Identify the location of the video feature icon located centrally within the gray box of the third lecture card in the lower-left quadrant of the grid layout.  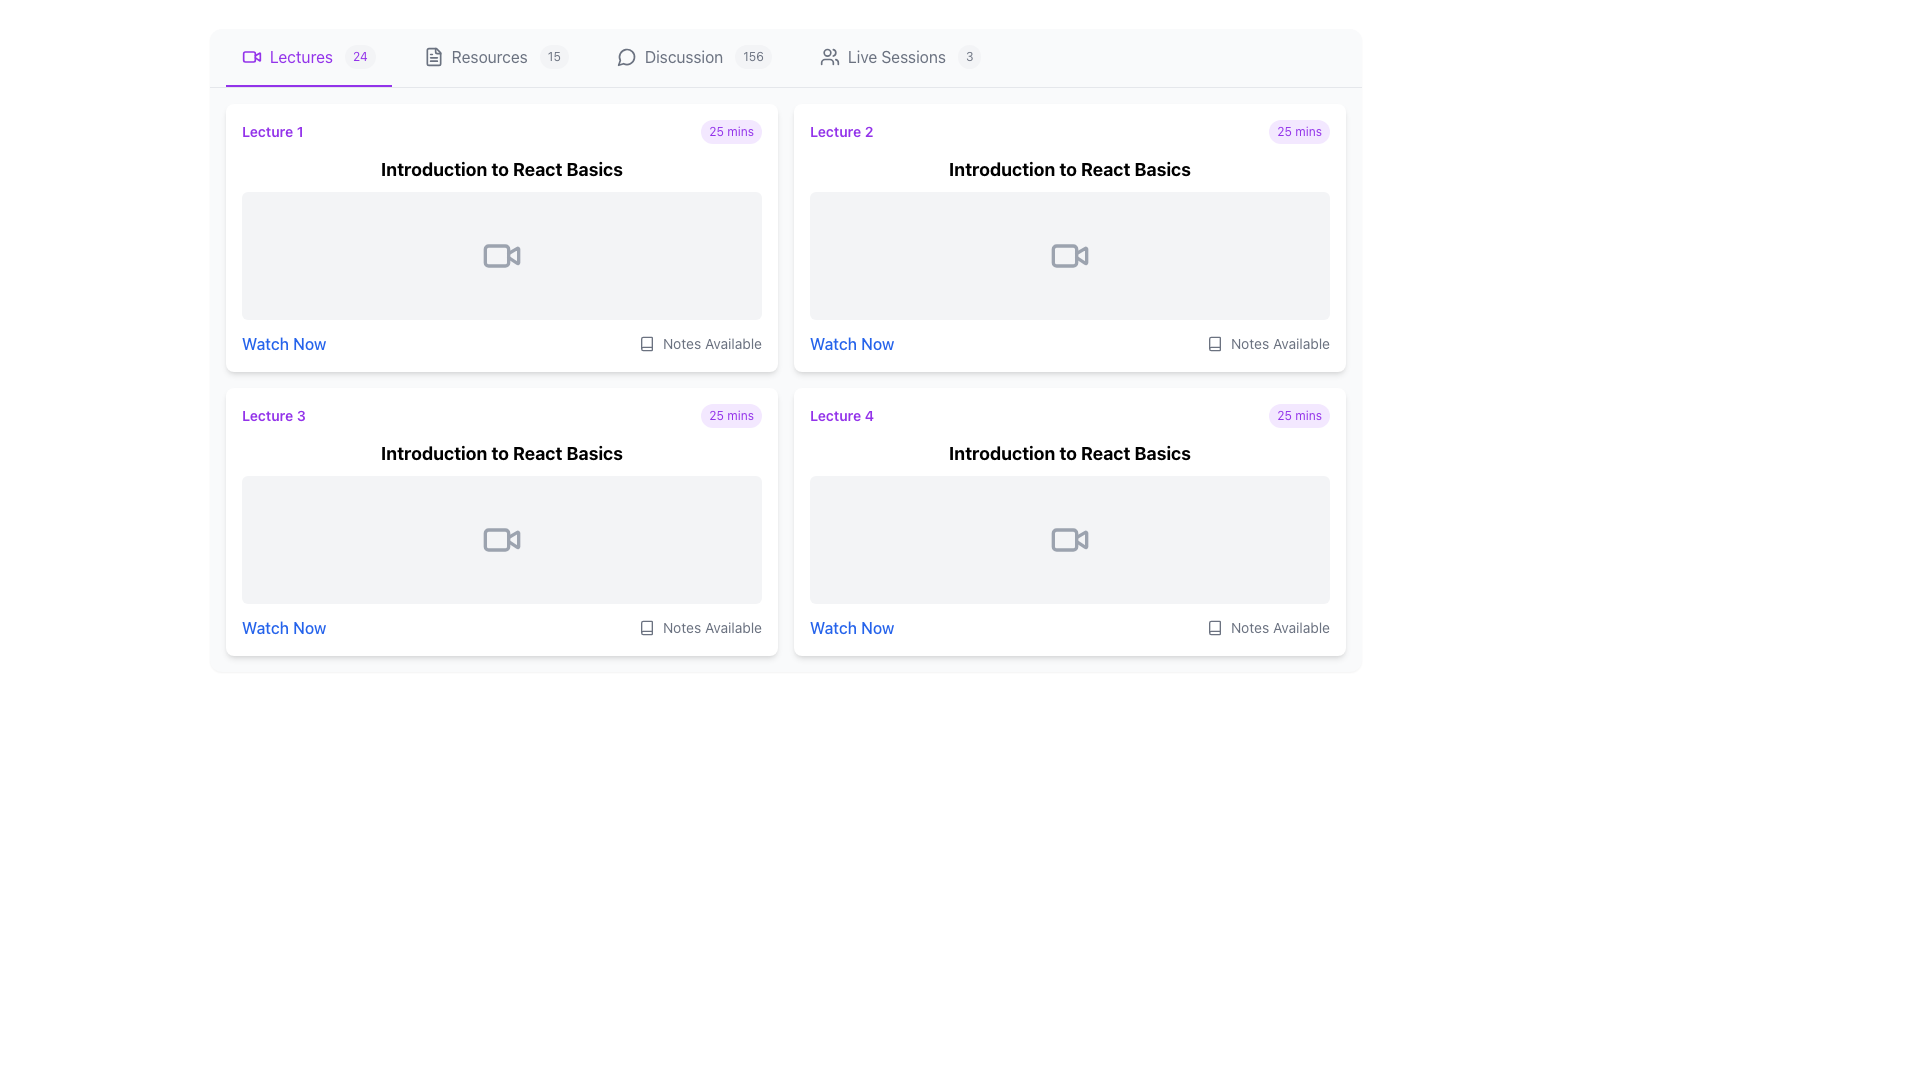
(502, 540).